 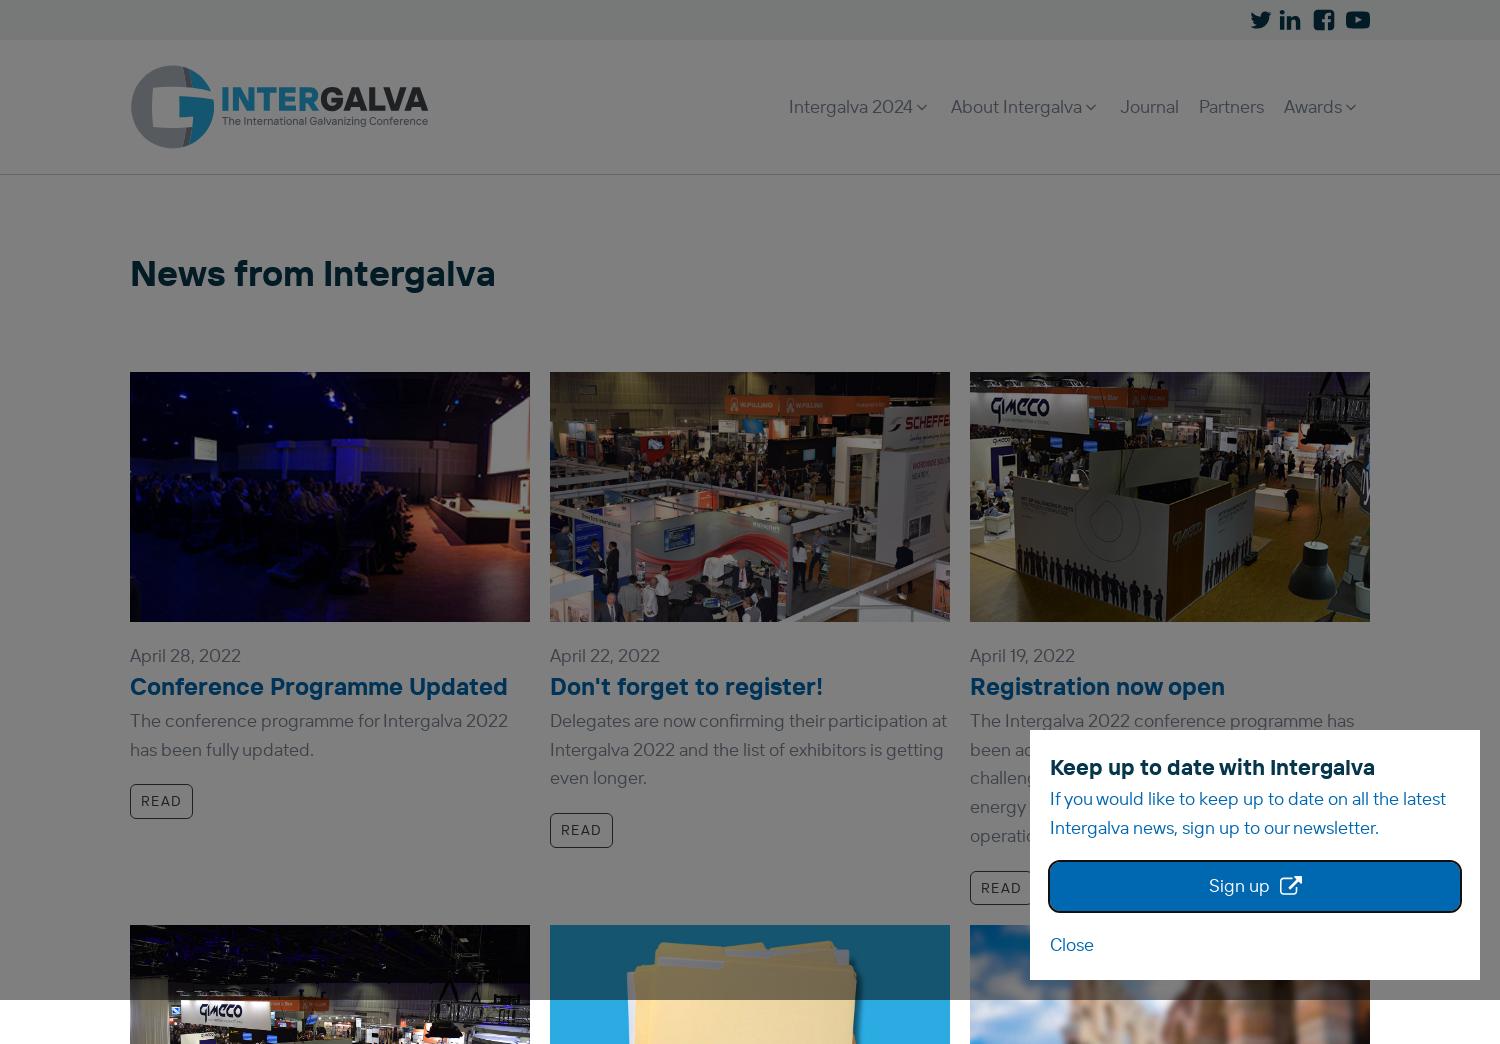 I want to click on 'Sign up', so click(x=1237, y=885).